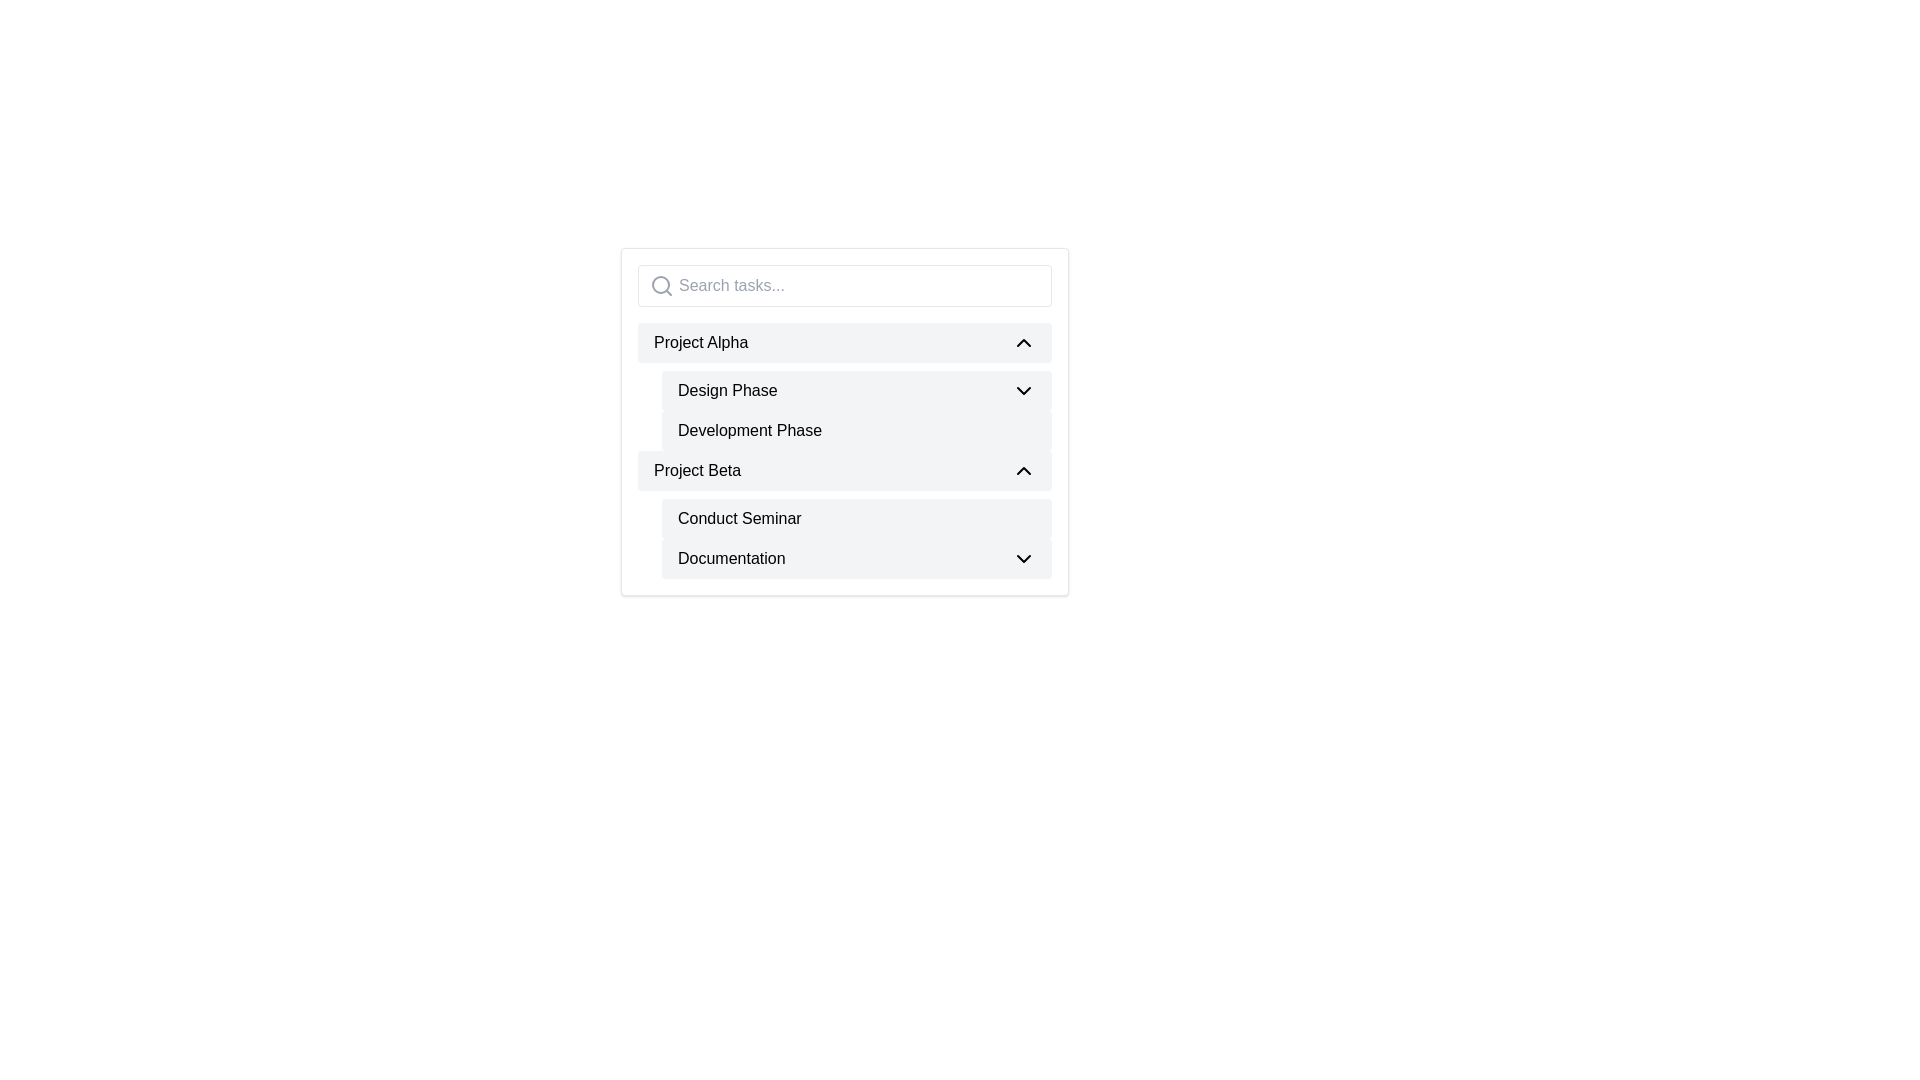 The image size is (1920, 1080). Describe the element at coordinates (1023, 390) in the screenshot. I see `the Chevron Down icon located at the top-center-right position within the 'Design Phase' label area` at that location.